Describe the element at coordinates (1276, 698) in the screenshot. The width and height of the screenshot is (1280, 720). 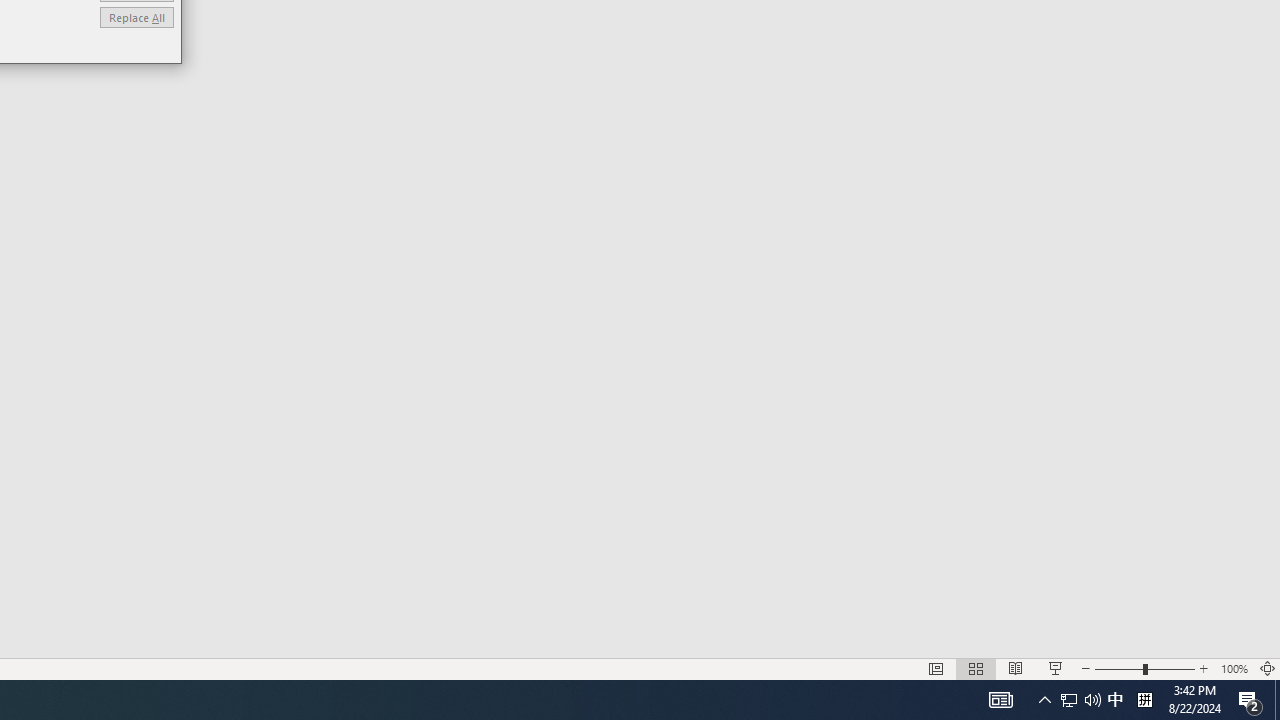
I see `'Show desktop'` at that location.